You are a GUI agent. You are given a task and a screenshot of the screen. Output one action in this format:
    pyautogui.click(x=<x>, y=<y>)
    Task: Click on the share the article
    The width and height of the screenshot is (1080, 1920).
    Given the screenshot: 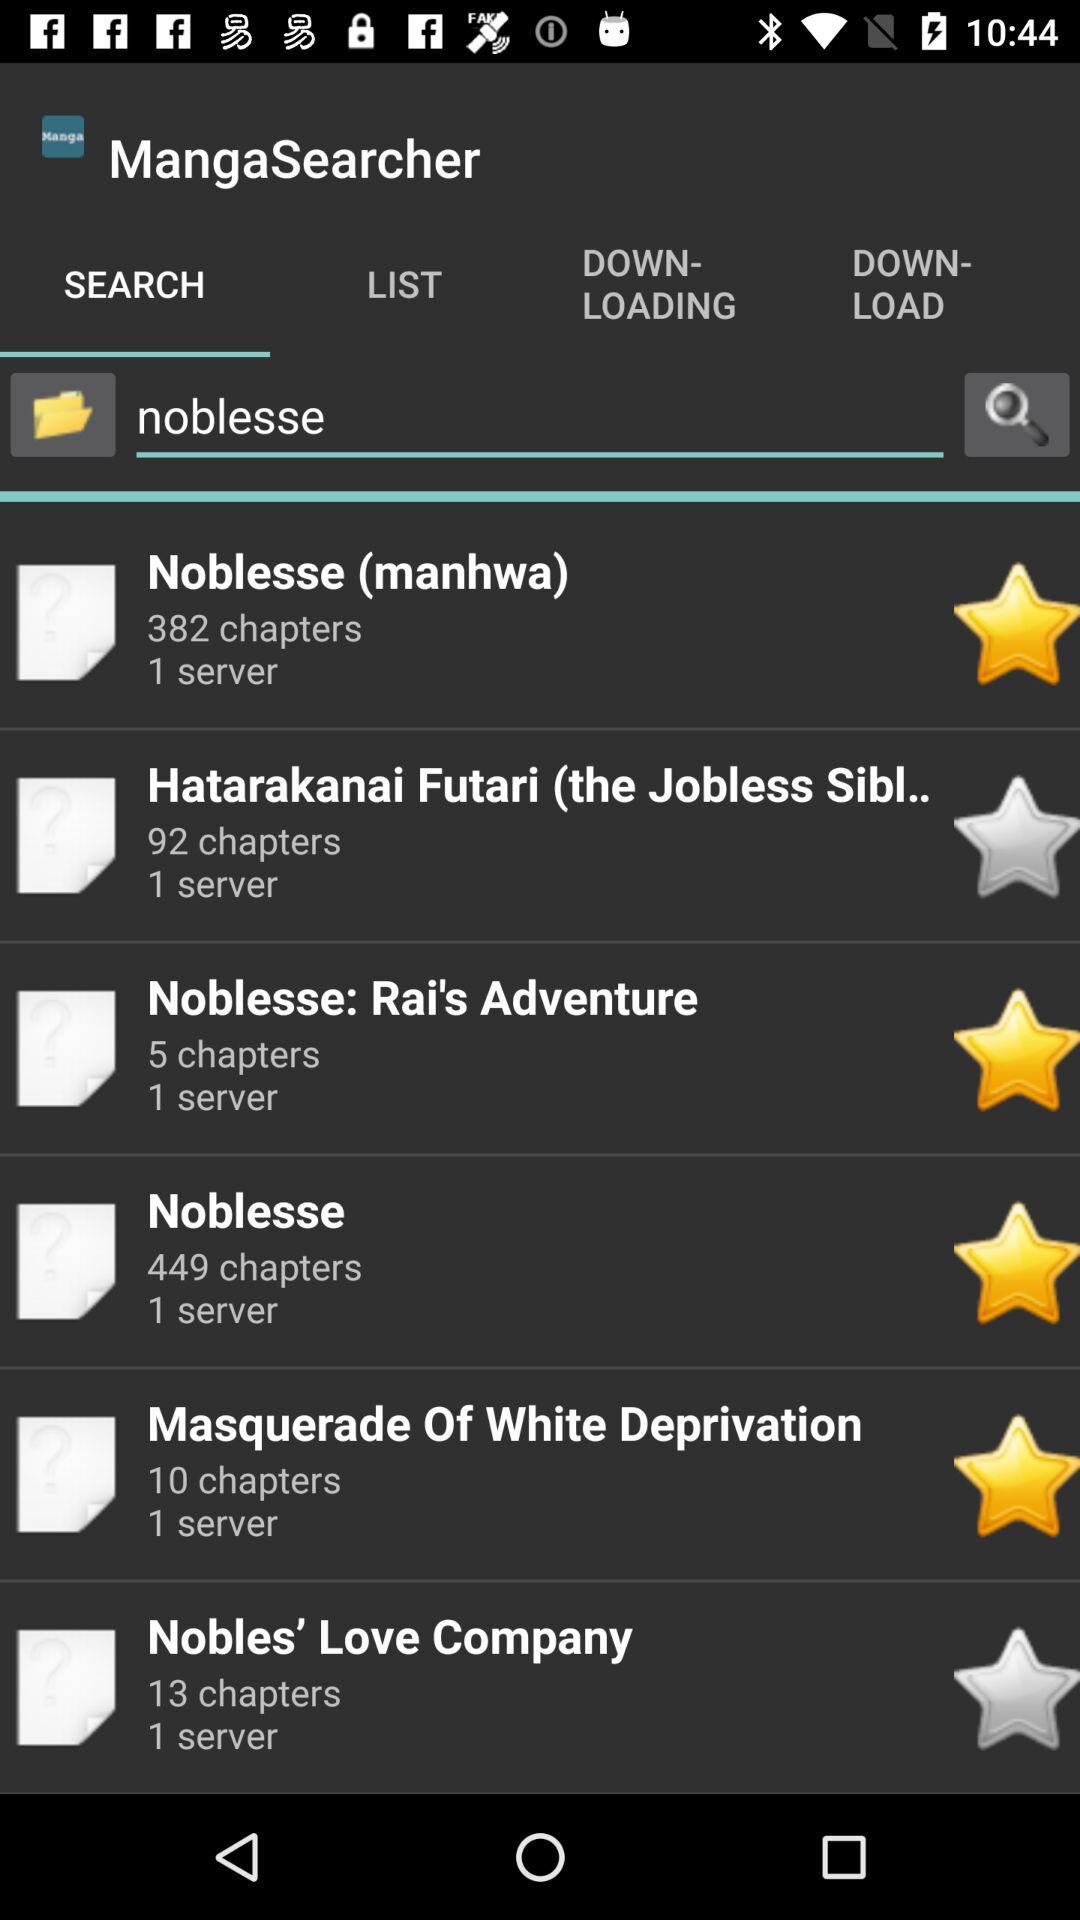 What is the action you would take?
    pyautogui.click(x=61, y=413)
    